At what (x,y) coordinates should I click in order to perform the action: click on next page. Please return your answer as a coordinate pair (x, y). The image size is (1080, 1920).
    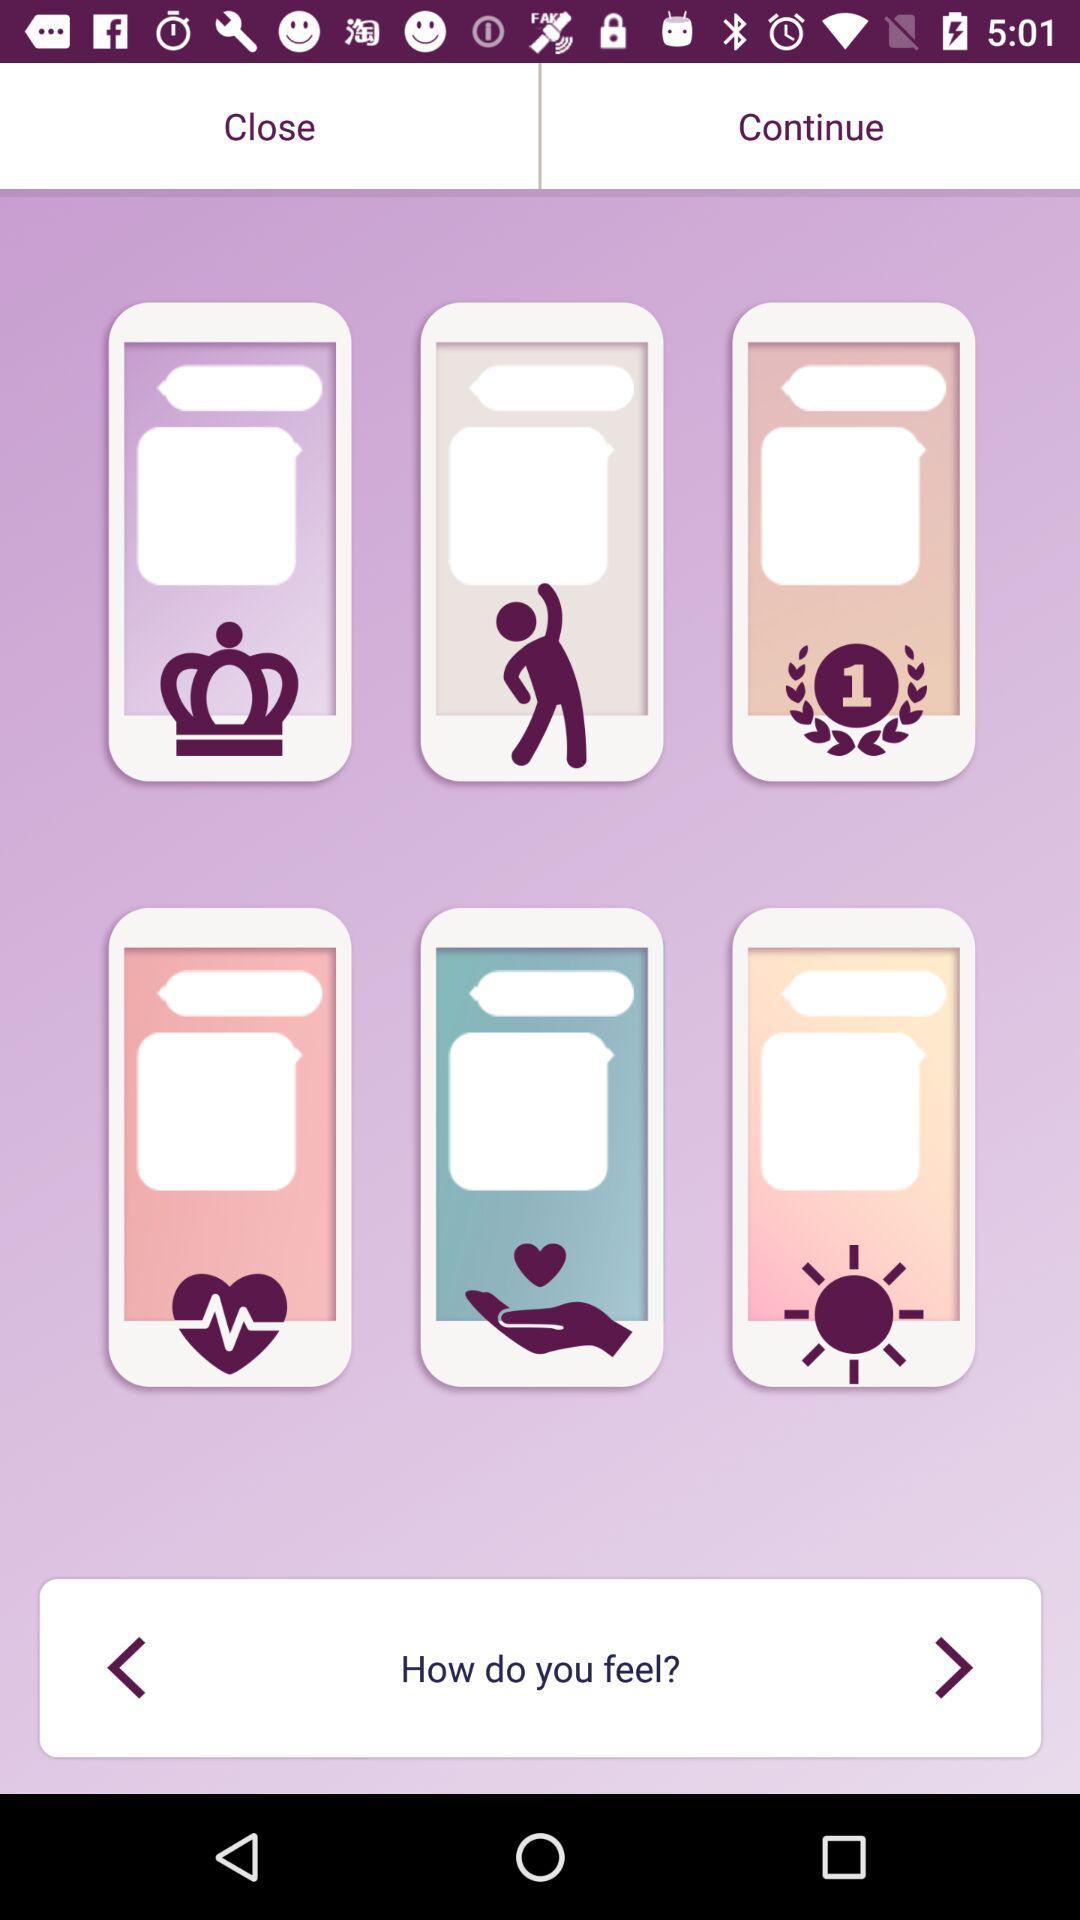
    Looking at the image, I should click on (952, 1667).